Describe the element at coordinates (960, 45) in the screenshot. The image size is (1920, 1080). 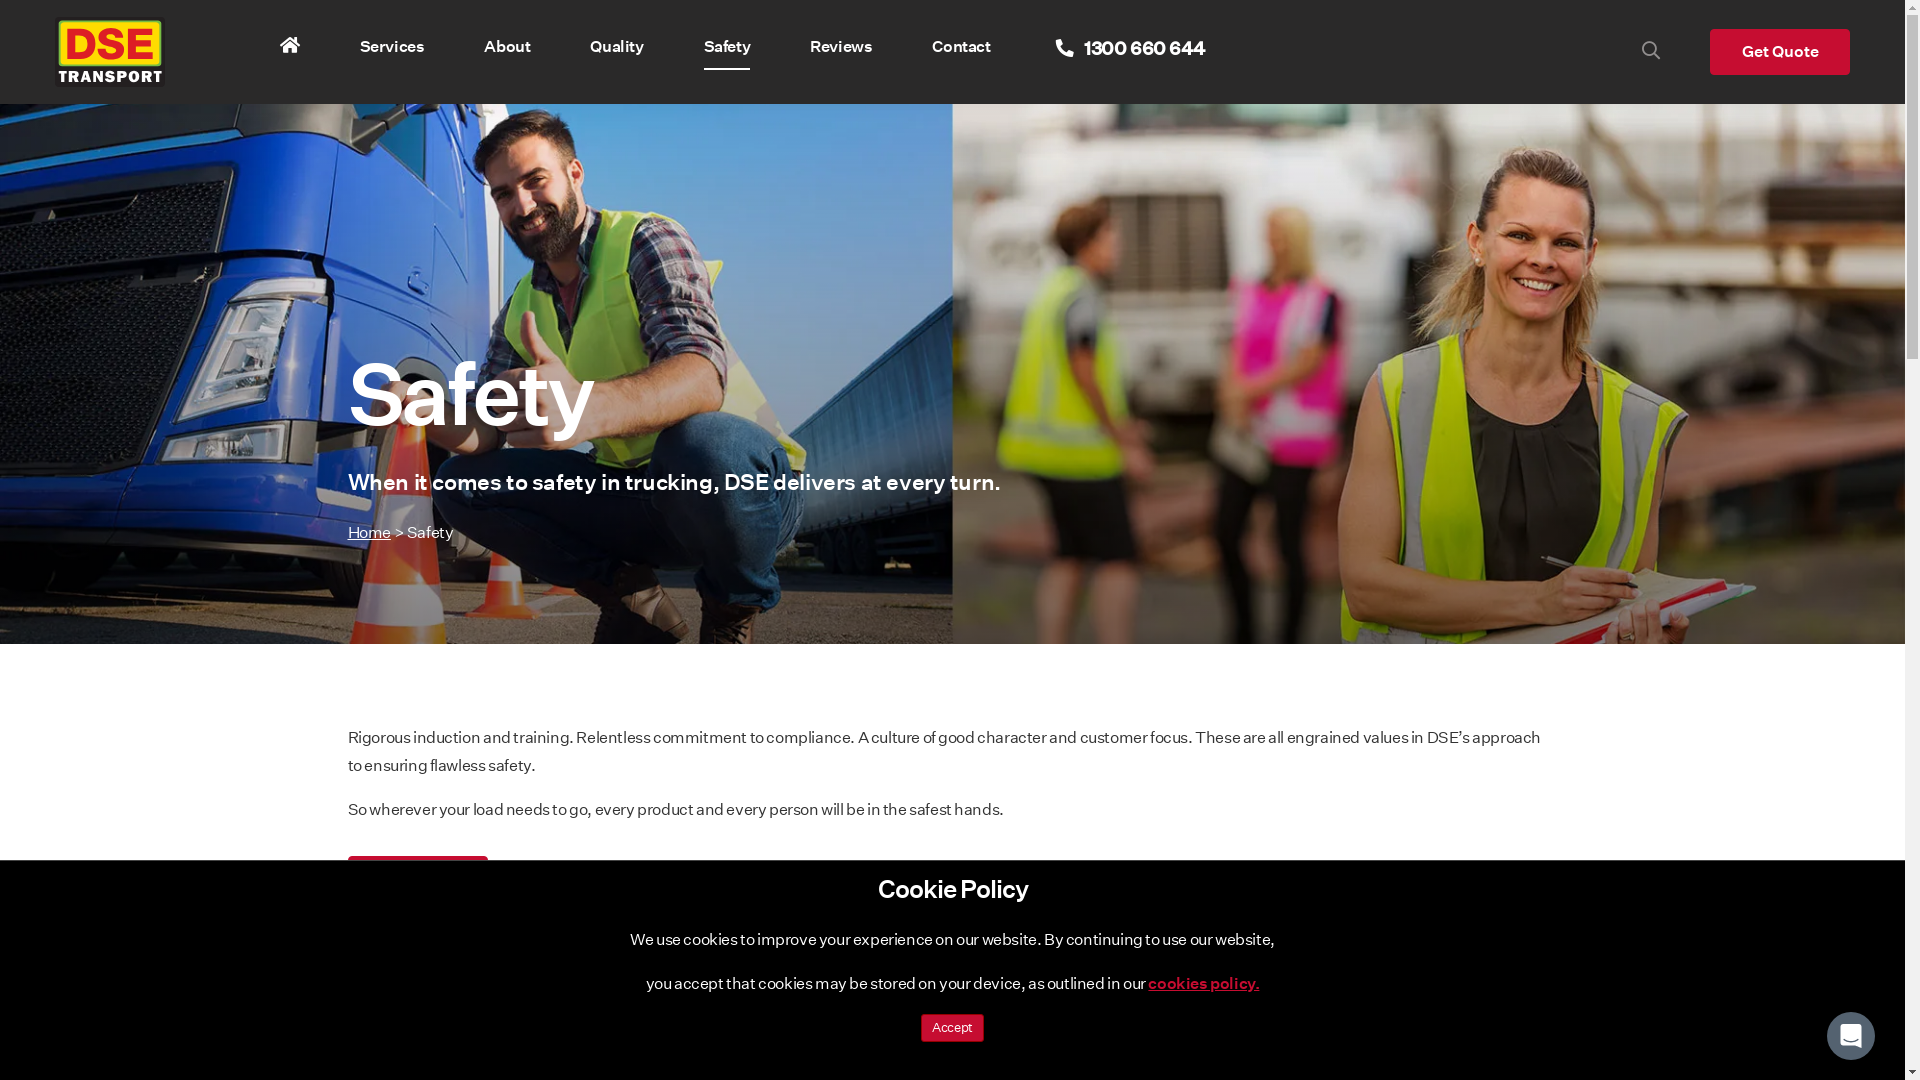
I see `'Contact'` at that location.